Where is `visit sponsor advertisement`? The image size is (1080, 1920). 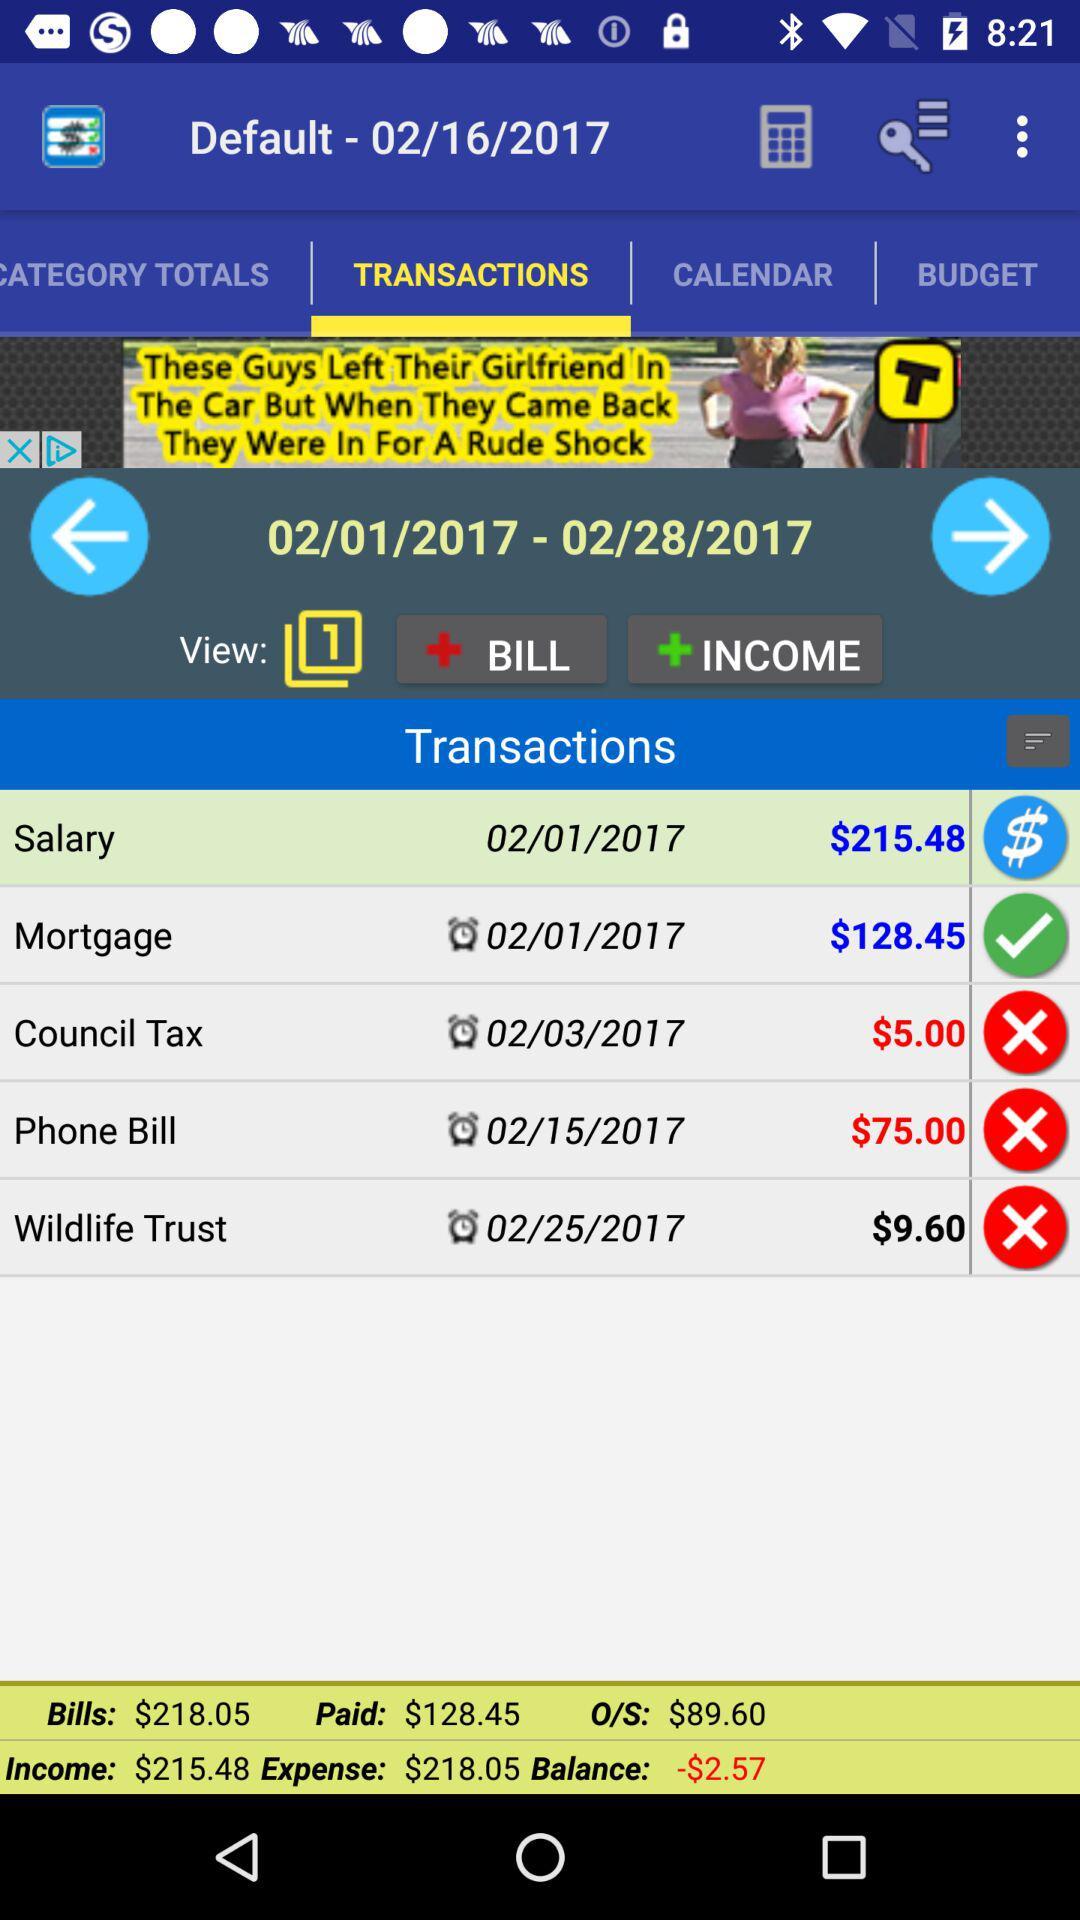 visit sponsor advertisement is located at coordinates (540, 401).